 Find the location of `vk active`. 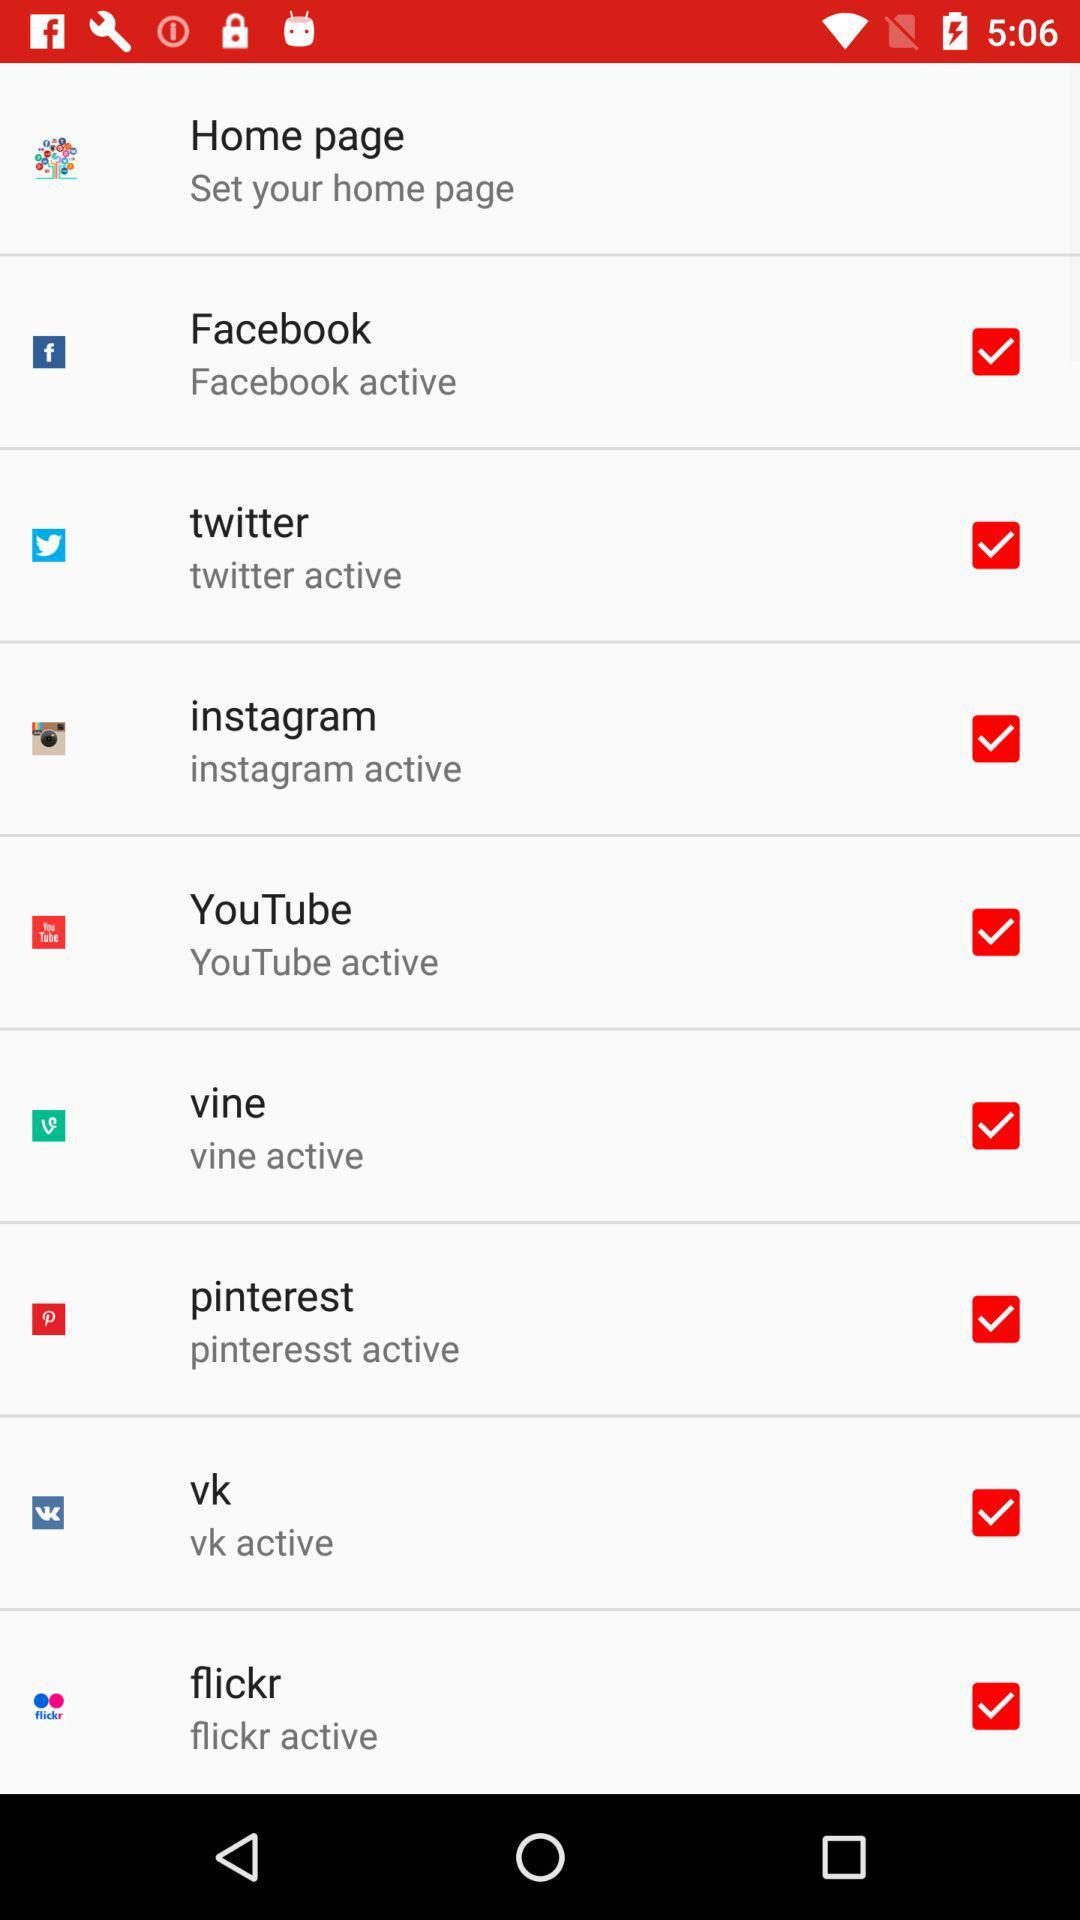

vk active is located at coordinates (260, 1540).